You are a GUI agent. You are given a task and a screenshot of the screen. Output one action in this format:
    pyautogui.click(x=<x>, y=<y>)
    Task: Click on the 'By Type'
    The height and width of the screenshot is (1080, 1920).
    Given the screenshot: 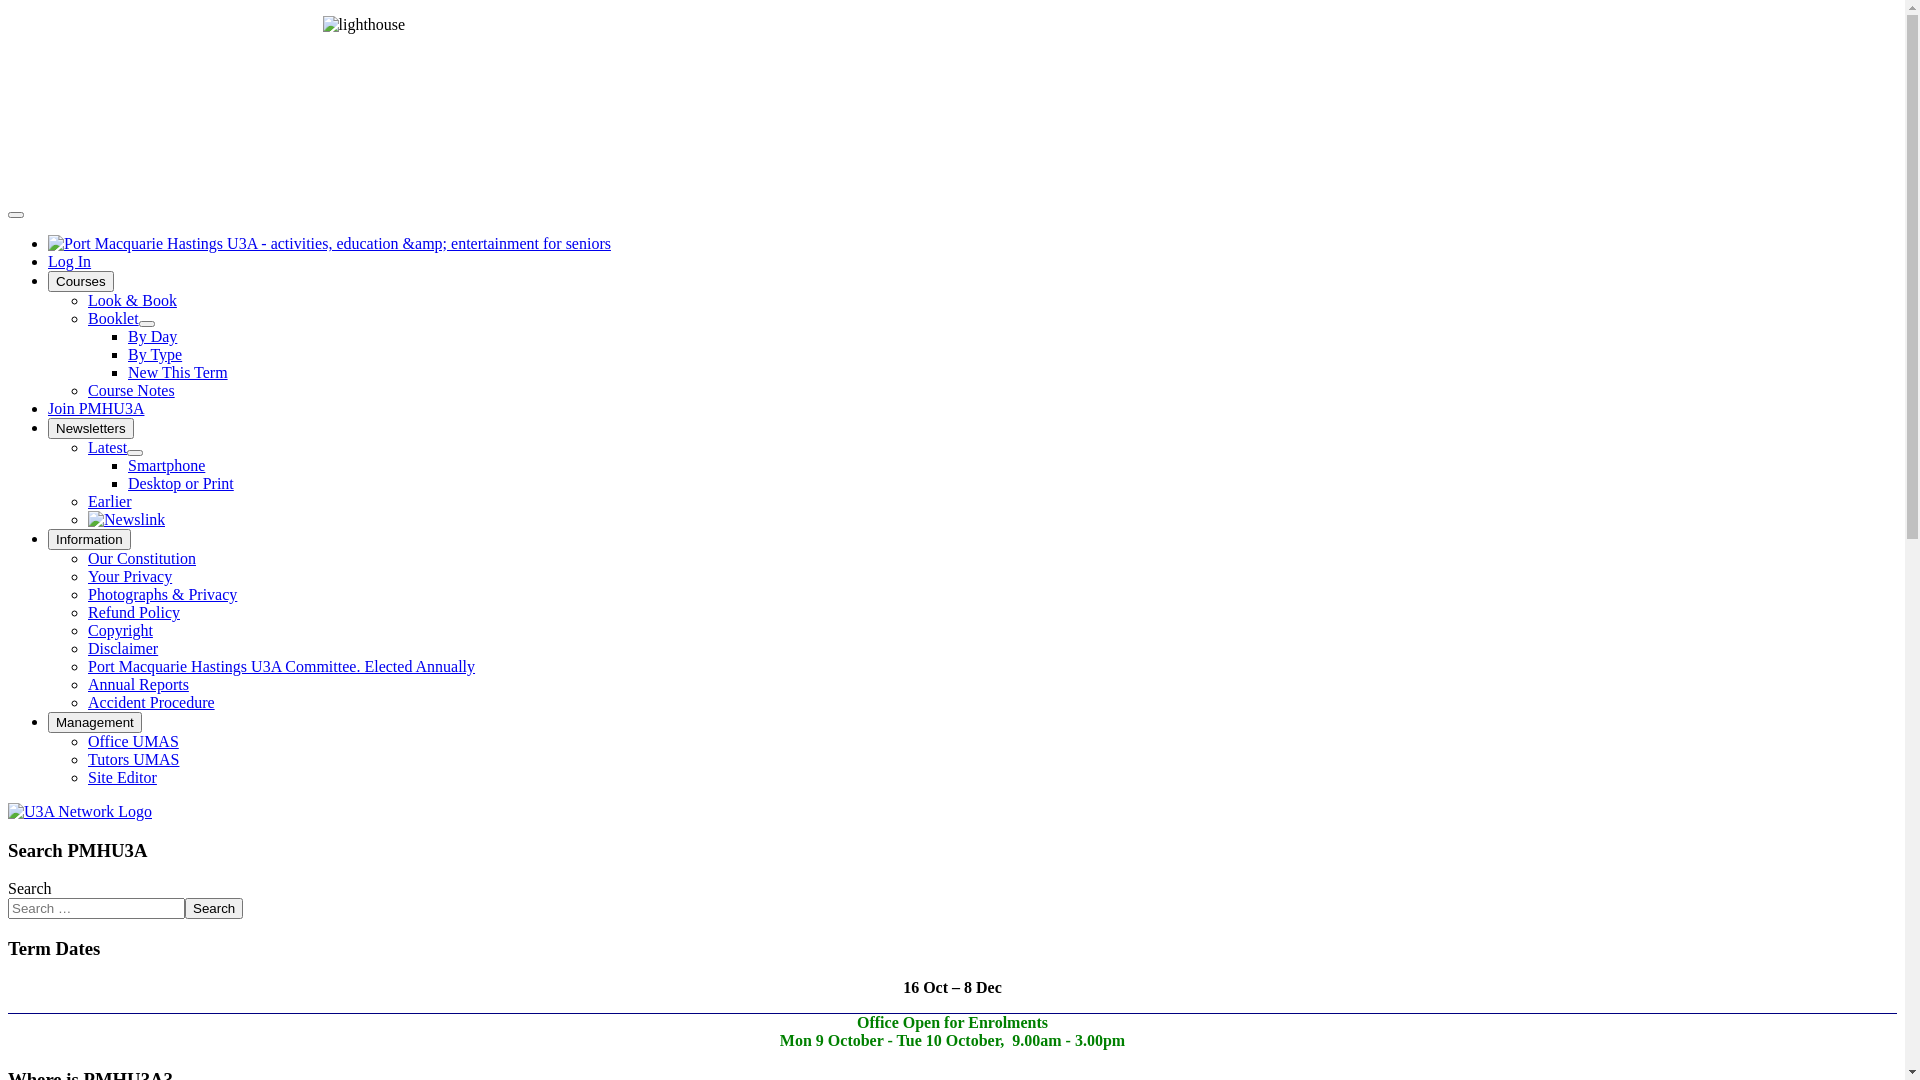 What is the action you would take?
    pyautogui.click(x=153, y=353)
    